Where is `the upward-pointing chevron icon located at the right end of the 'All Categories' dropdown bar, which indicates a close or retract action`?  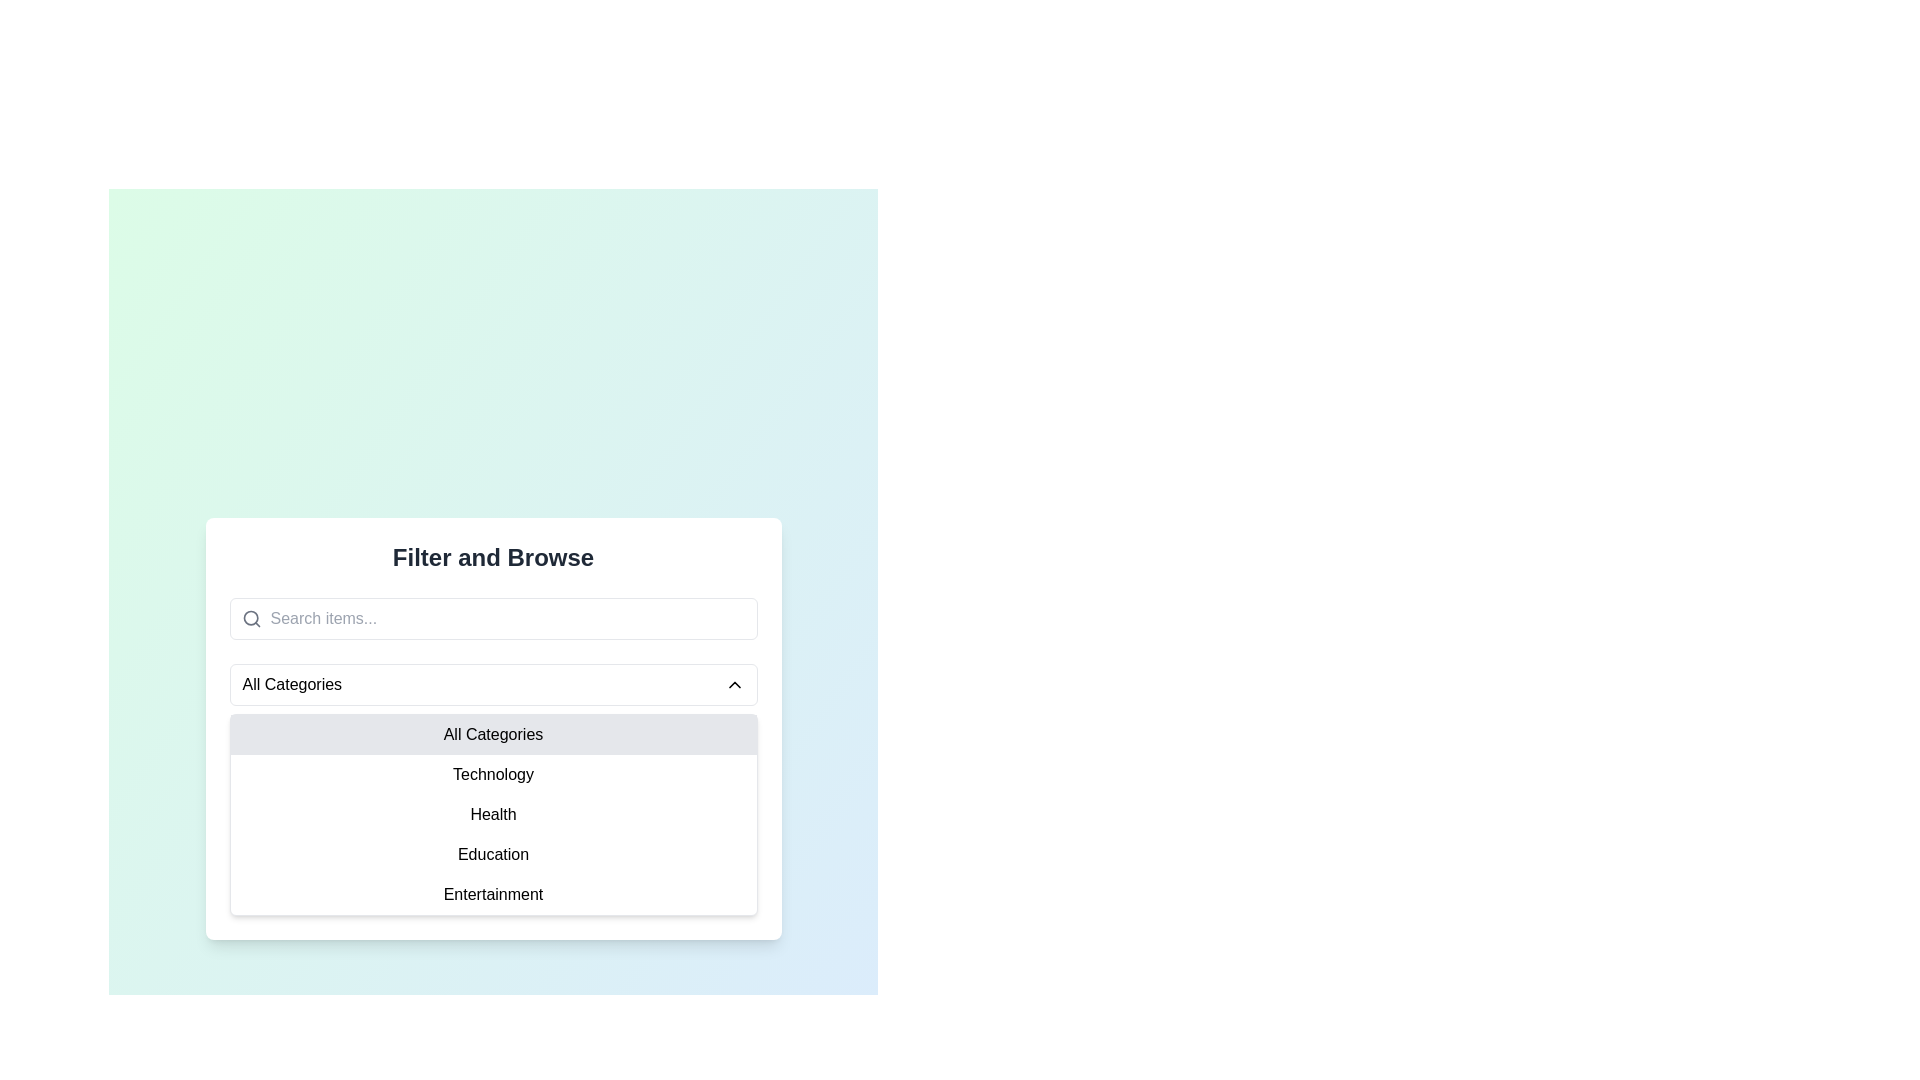 the upward-pointing chevron icon located at the right end of the 'All Categories' dropdown bar, which indicates a close or retract action is located at coordinates (733, 684).